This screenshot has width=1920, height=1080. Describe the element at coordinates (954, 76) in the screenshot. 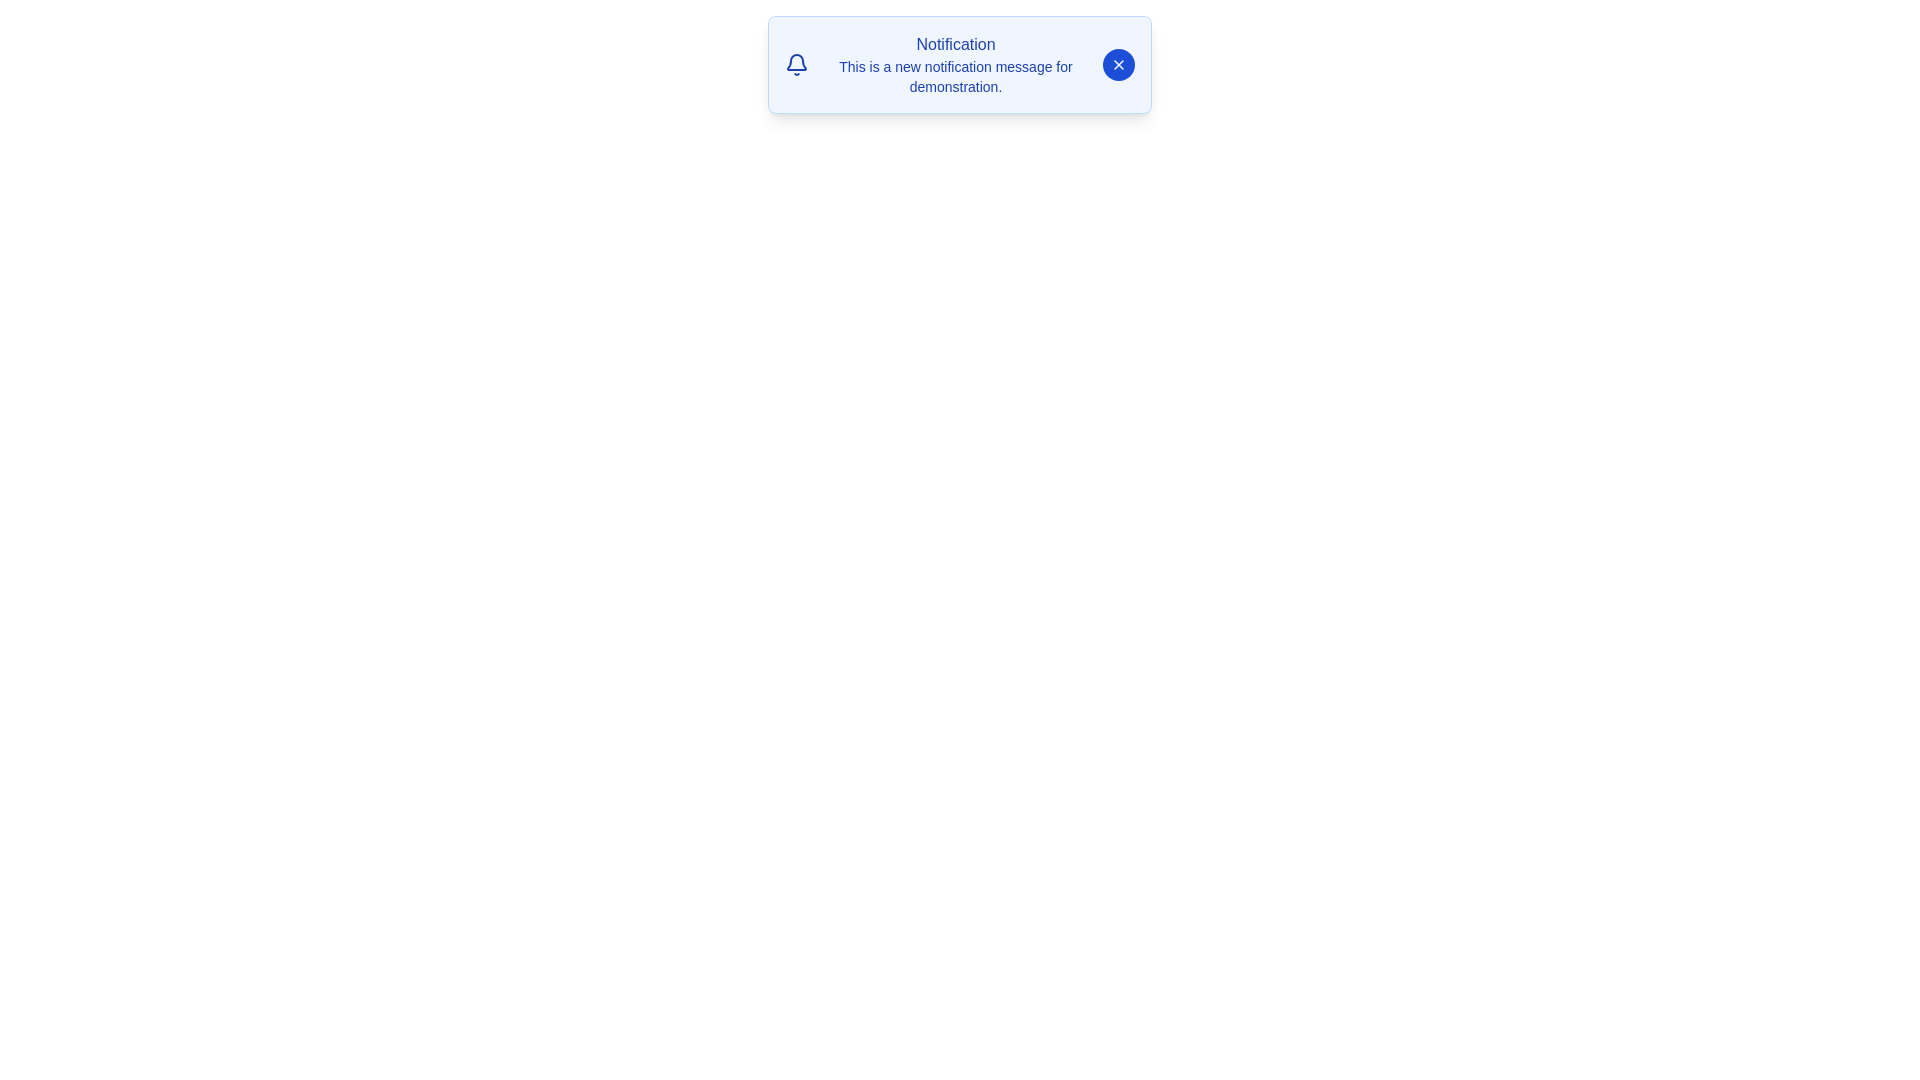

I see `the descriptive text element located under the title 'Notification', which provides additional context for the notification` at that location.